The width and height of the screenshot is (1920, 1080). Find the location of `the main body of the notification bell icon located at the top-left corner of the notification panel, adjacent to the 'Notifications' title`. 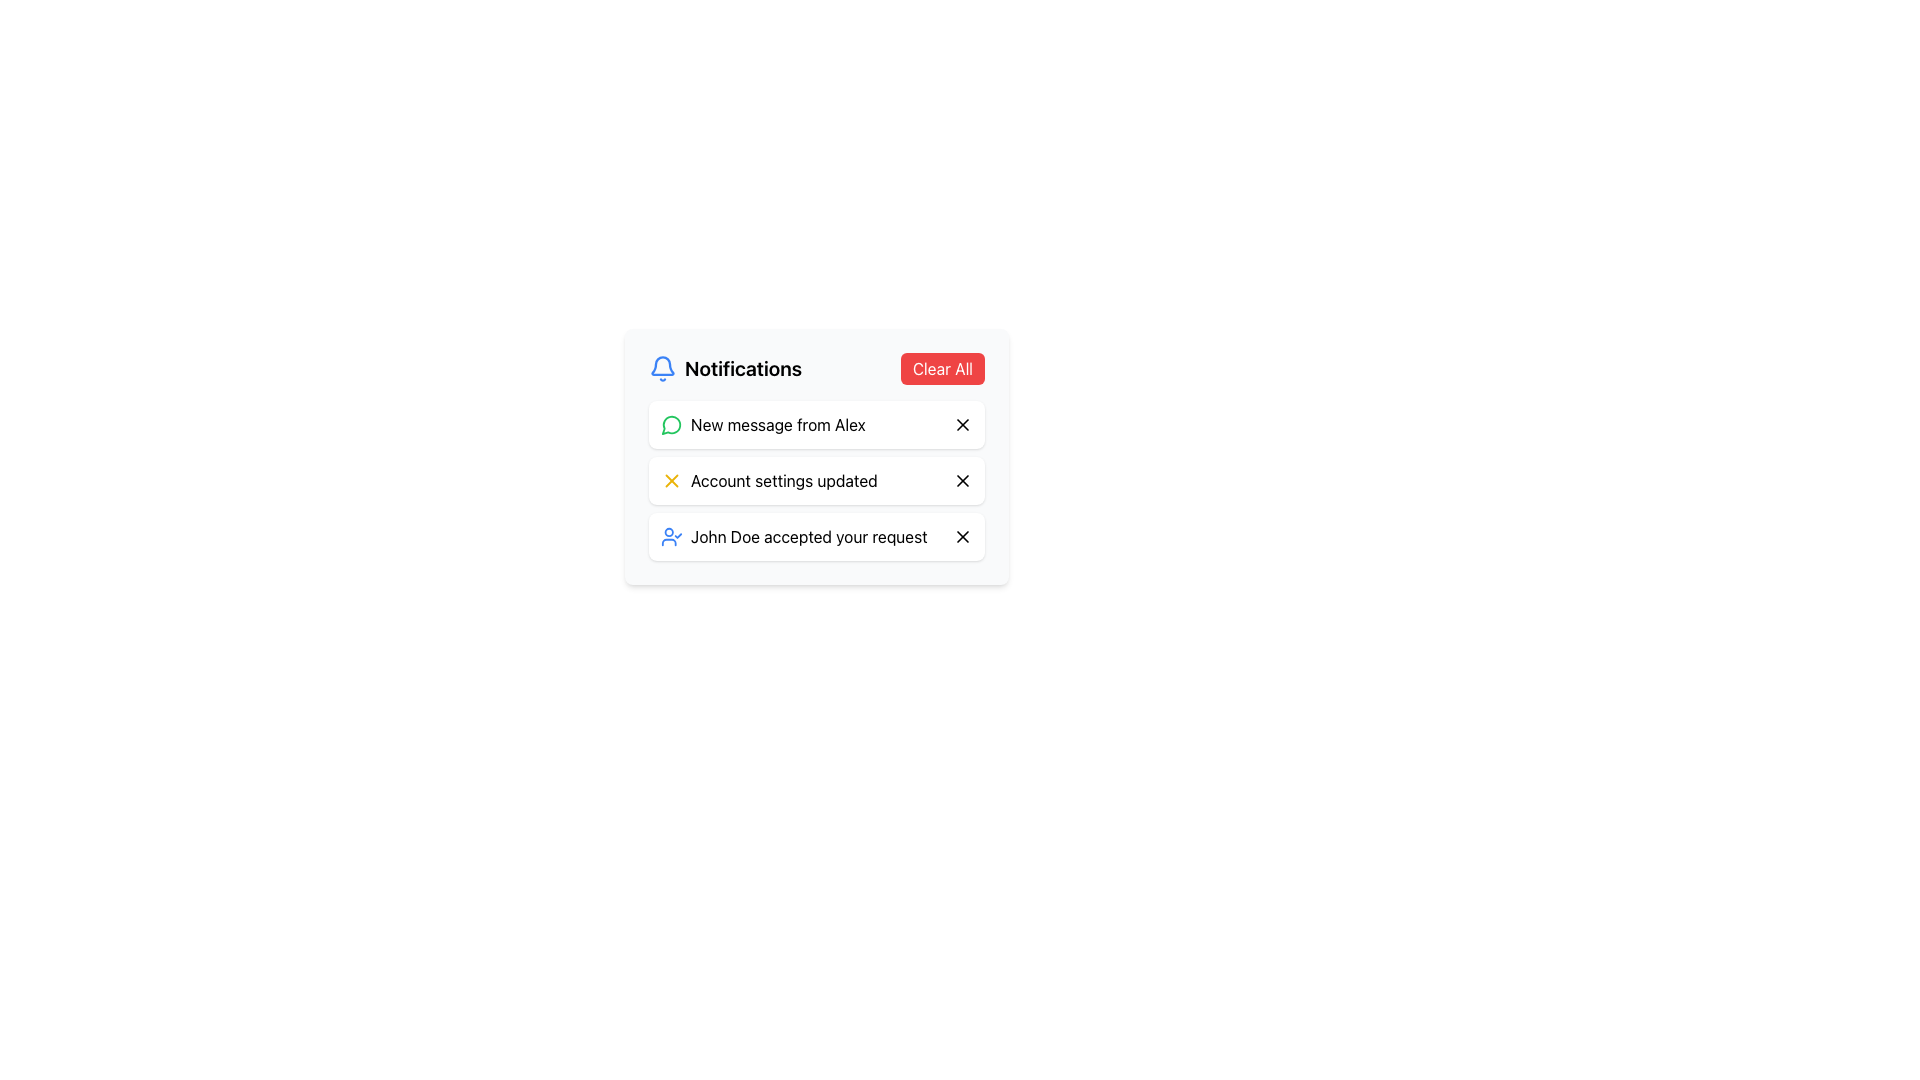

the main body of the notification bell icon located at the top-left corner of the notification panel, adjacent to the 'Notifications' title is located at coordinates (662, 366).